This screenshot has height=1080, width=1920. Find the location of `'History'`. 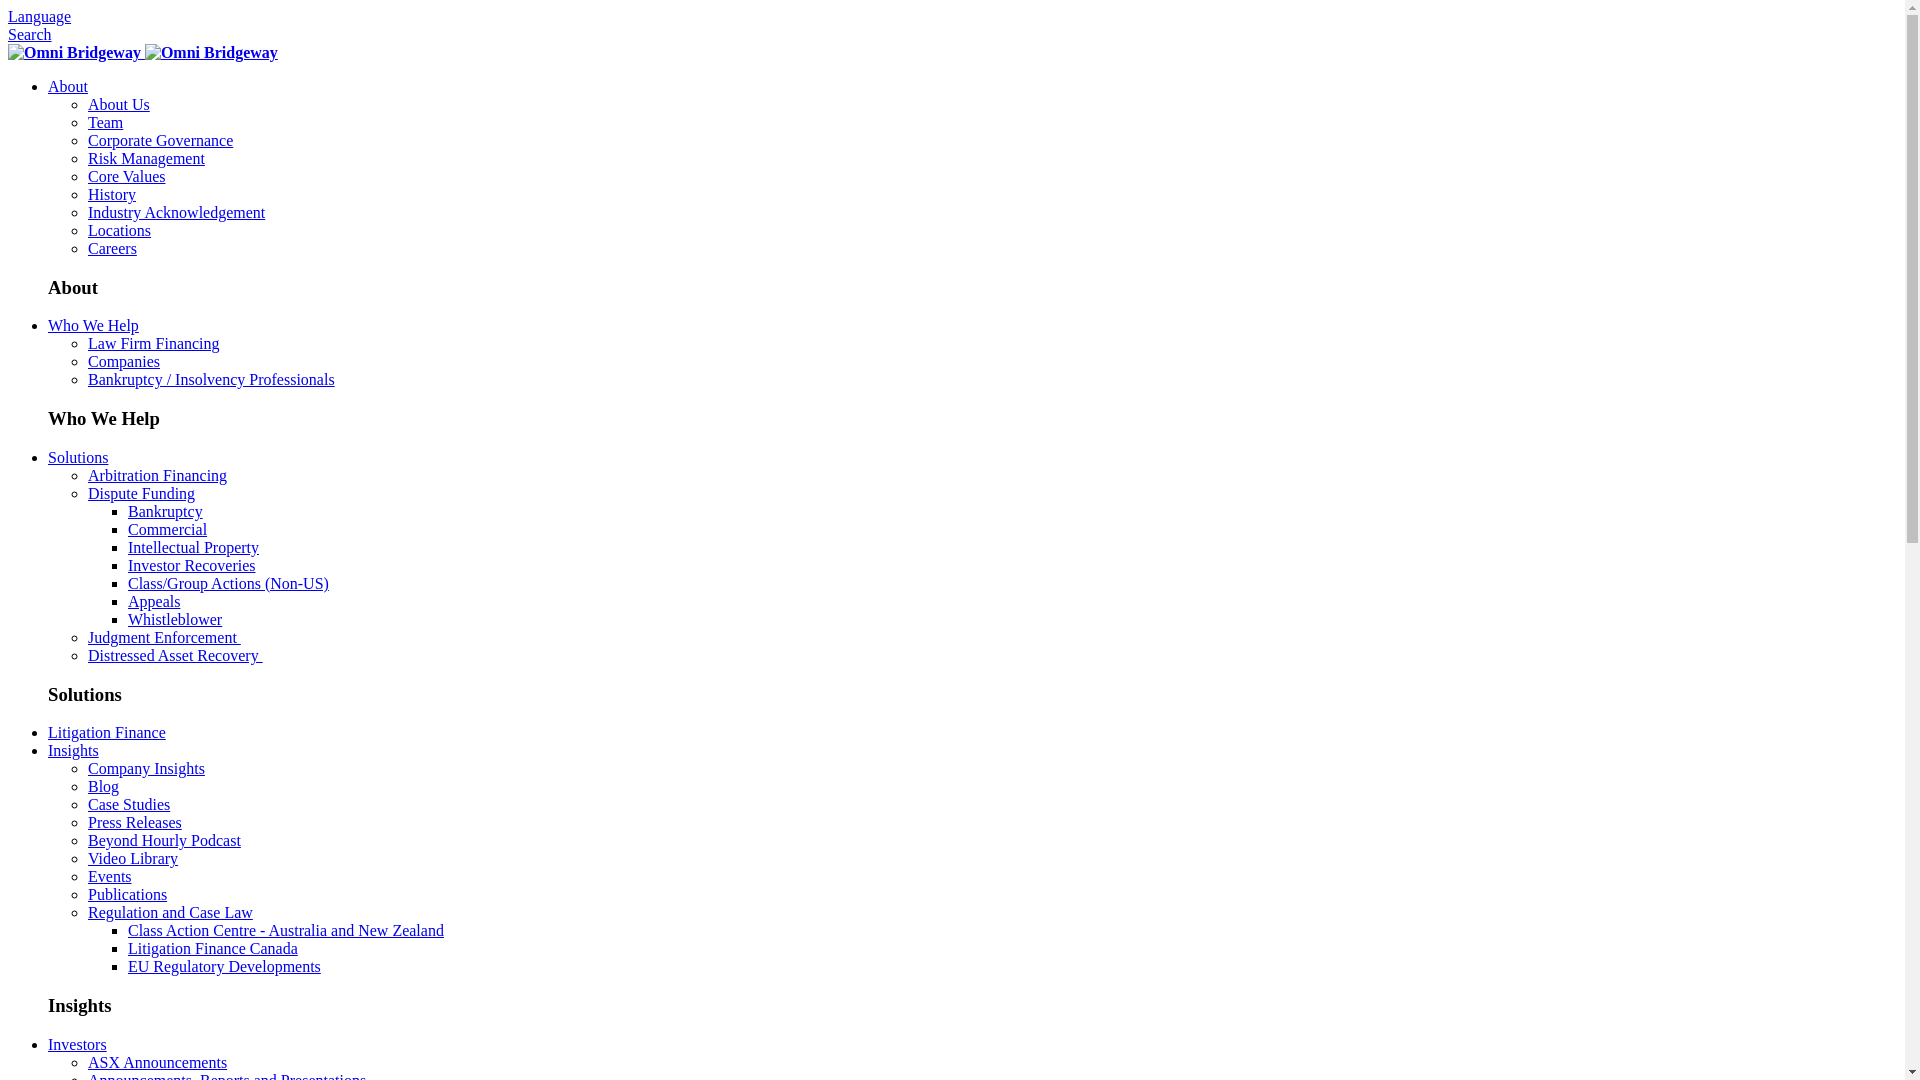

'History' is located at coordinates (110, 194).